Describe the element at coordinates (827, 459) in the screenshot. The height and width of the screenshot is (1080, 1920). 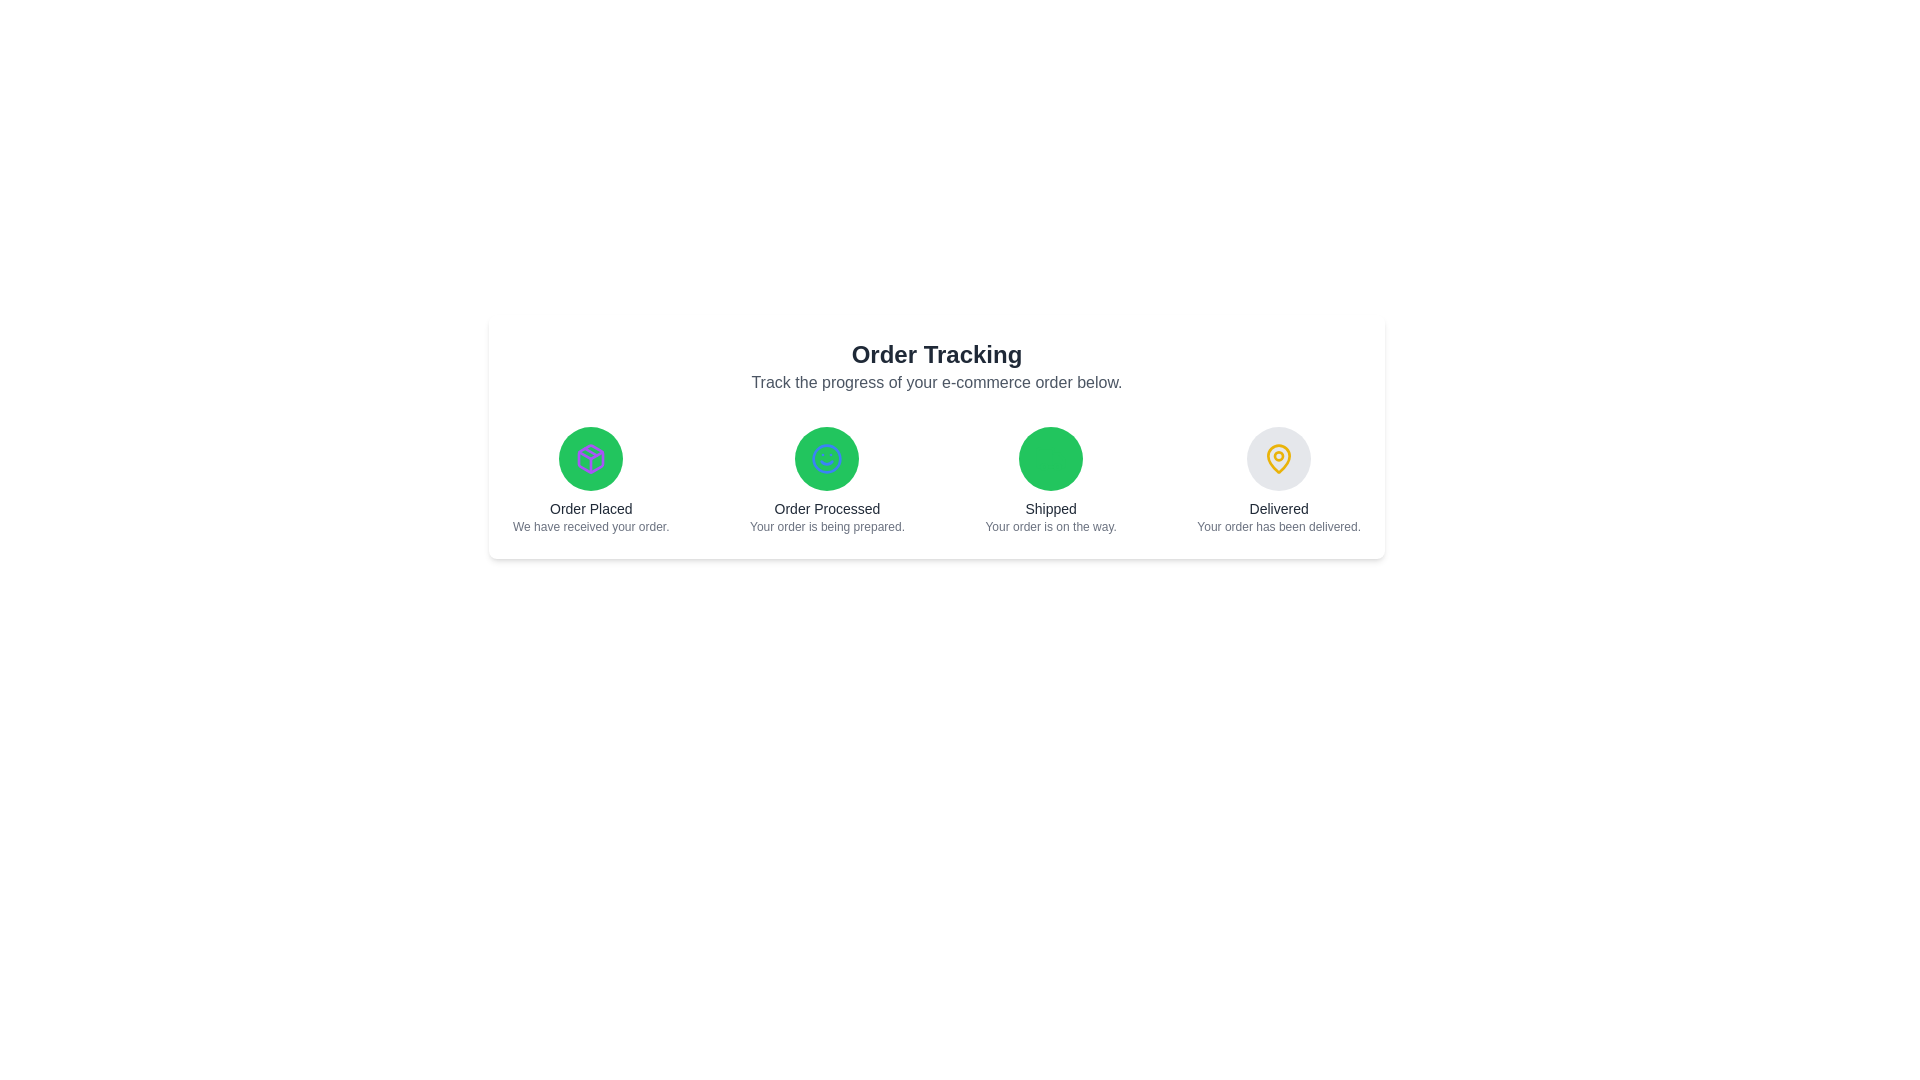
I see `the central circular SVG element of the smile icon in the 'Order Processed' block, which is the second progress indicator from the left` at that location.